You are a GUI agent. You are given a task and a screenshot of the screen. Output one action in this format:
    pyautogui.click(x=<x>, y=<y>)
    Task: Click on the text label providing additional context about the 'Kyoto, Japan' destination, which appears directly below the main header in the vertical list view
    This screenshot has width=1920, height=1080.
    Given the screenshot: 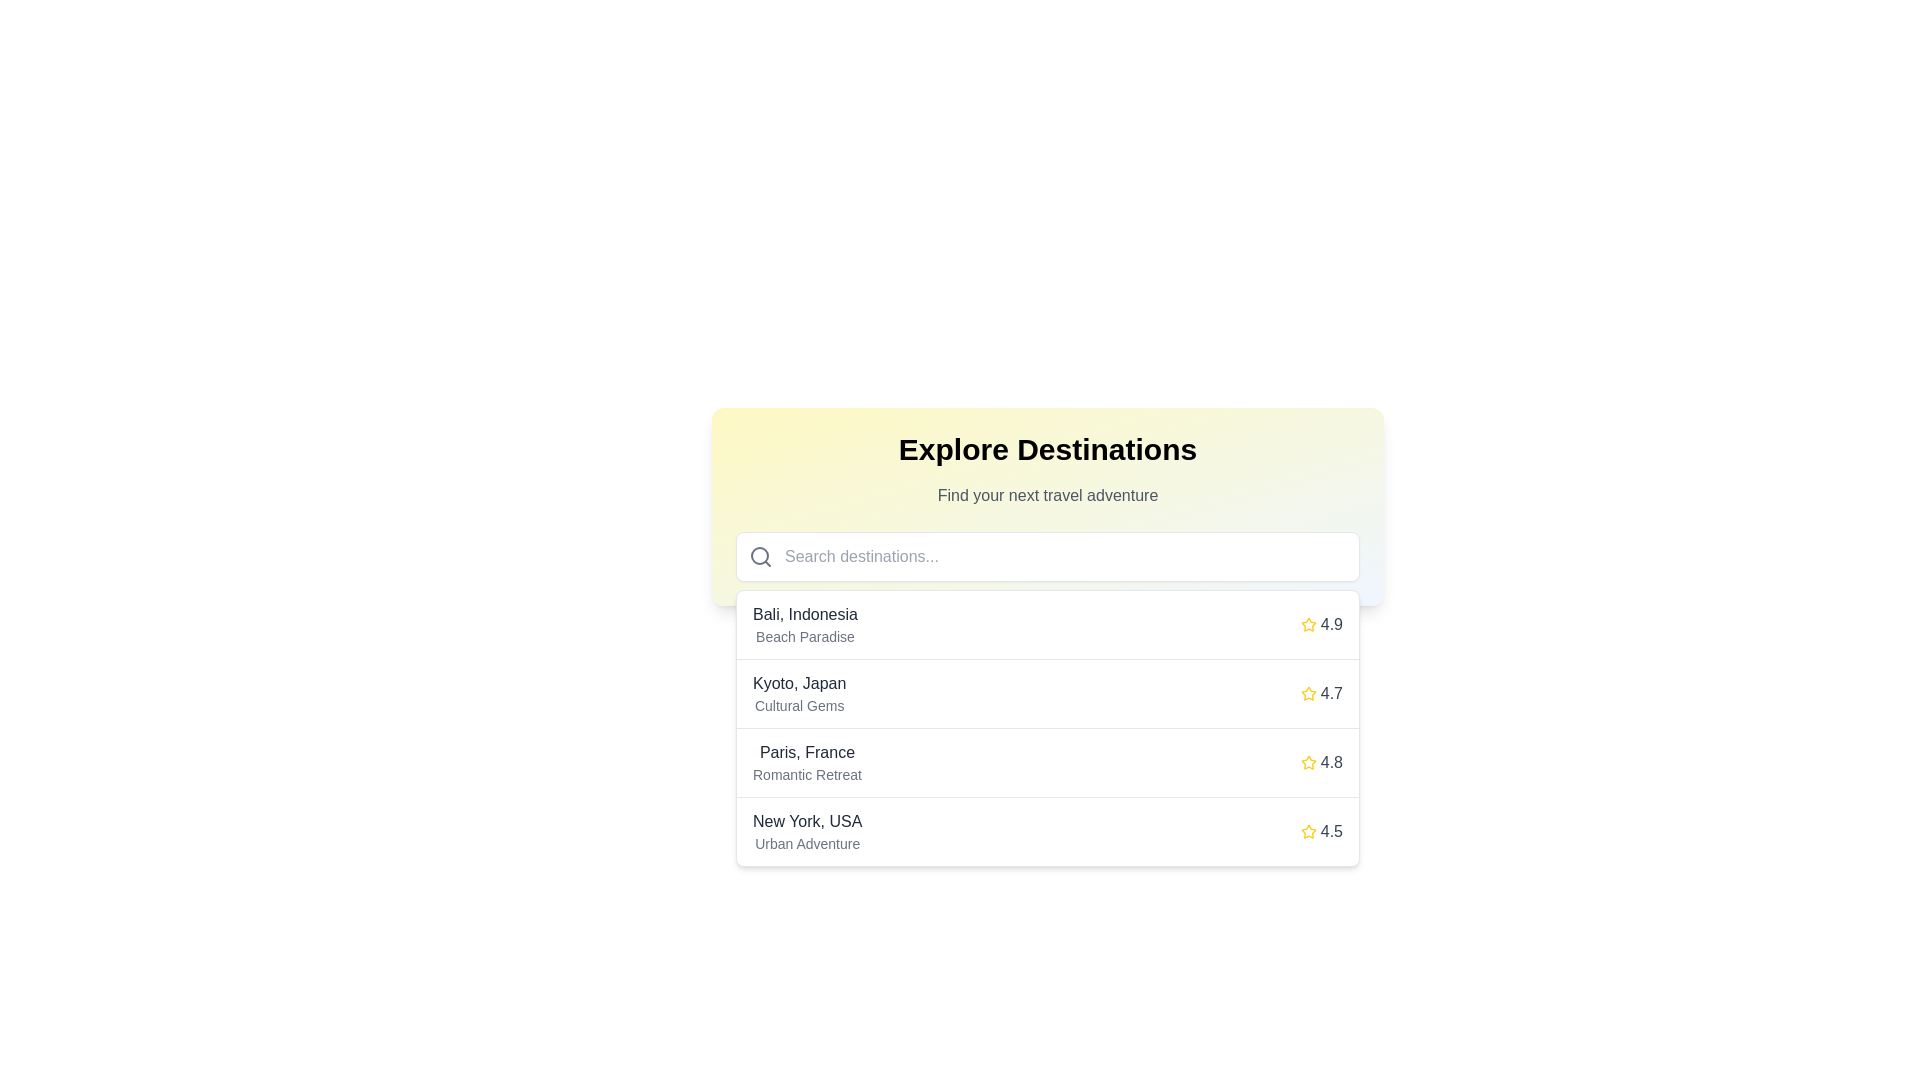 What is the action you would take?
    pyautogui.click(x=798, y=704)
    